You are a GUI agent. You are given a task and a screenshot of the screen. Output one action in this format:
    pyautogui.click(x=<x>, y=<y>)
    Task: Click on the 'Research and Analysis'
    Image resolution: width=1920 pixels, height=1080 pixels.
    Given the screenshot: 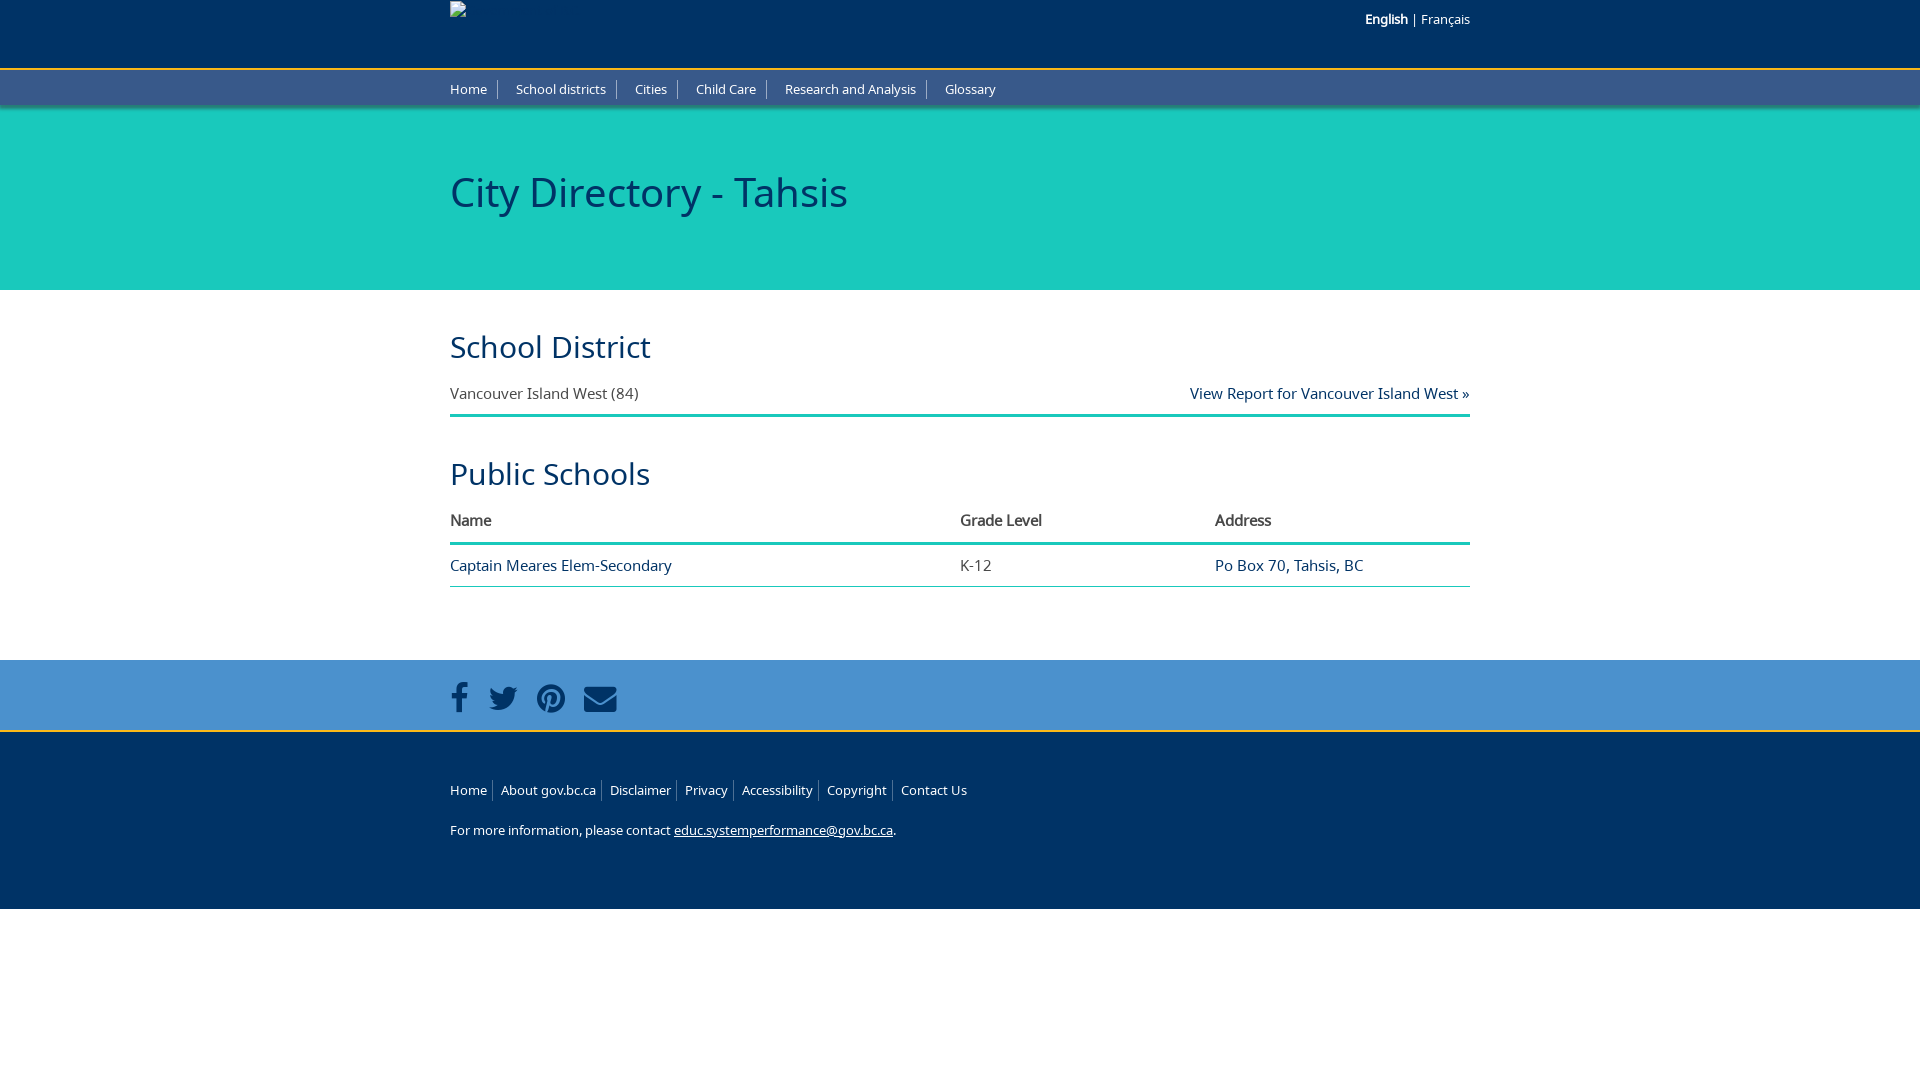 What is the action you would take?
    pyautogui.click(x=850, y=87)
    